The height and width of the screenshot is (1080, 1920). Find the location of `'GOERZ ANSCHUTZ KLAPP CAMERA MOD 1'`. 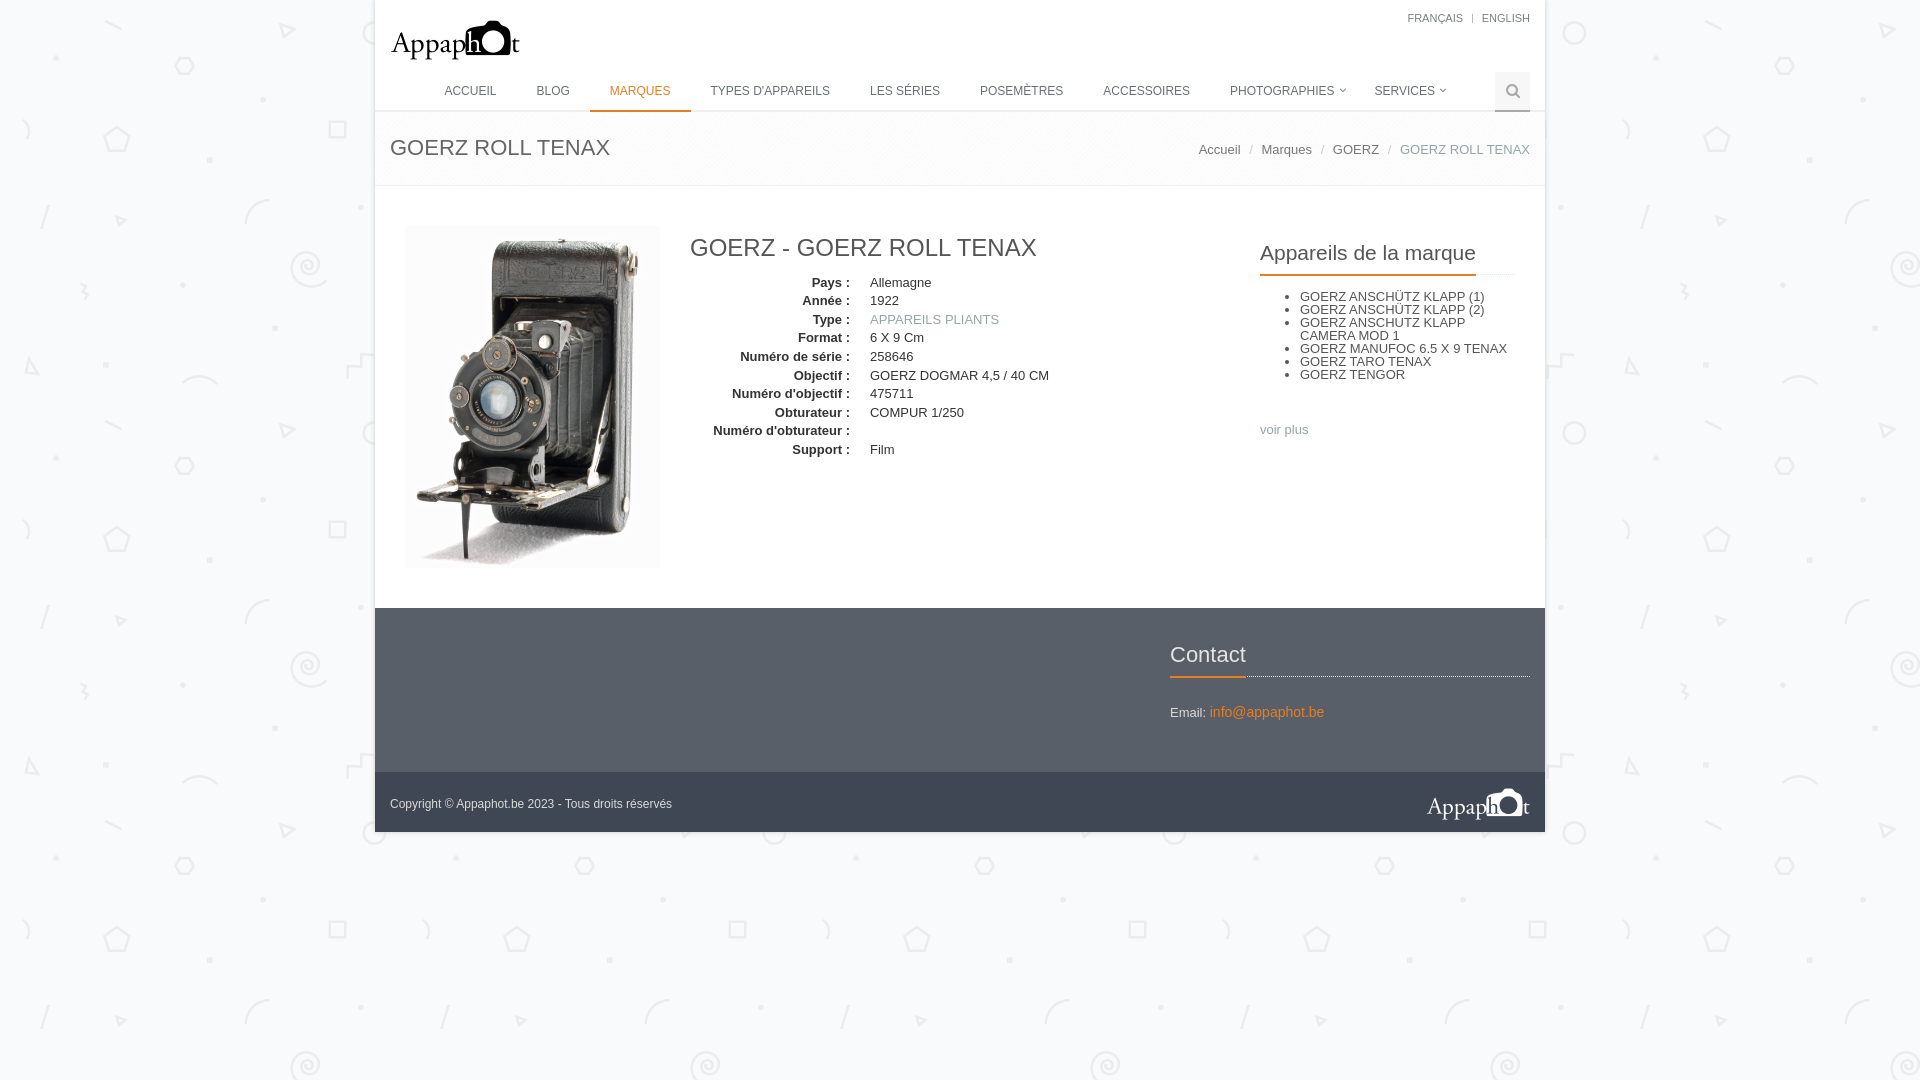

'GOERZ ANSCHUTZ KLAPP CAMERA MOD 1' is located at coordinates (1381, 327).